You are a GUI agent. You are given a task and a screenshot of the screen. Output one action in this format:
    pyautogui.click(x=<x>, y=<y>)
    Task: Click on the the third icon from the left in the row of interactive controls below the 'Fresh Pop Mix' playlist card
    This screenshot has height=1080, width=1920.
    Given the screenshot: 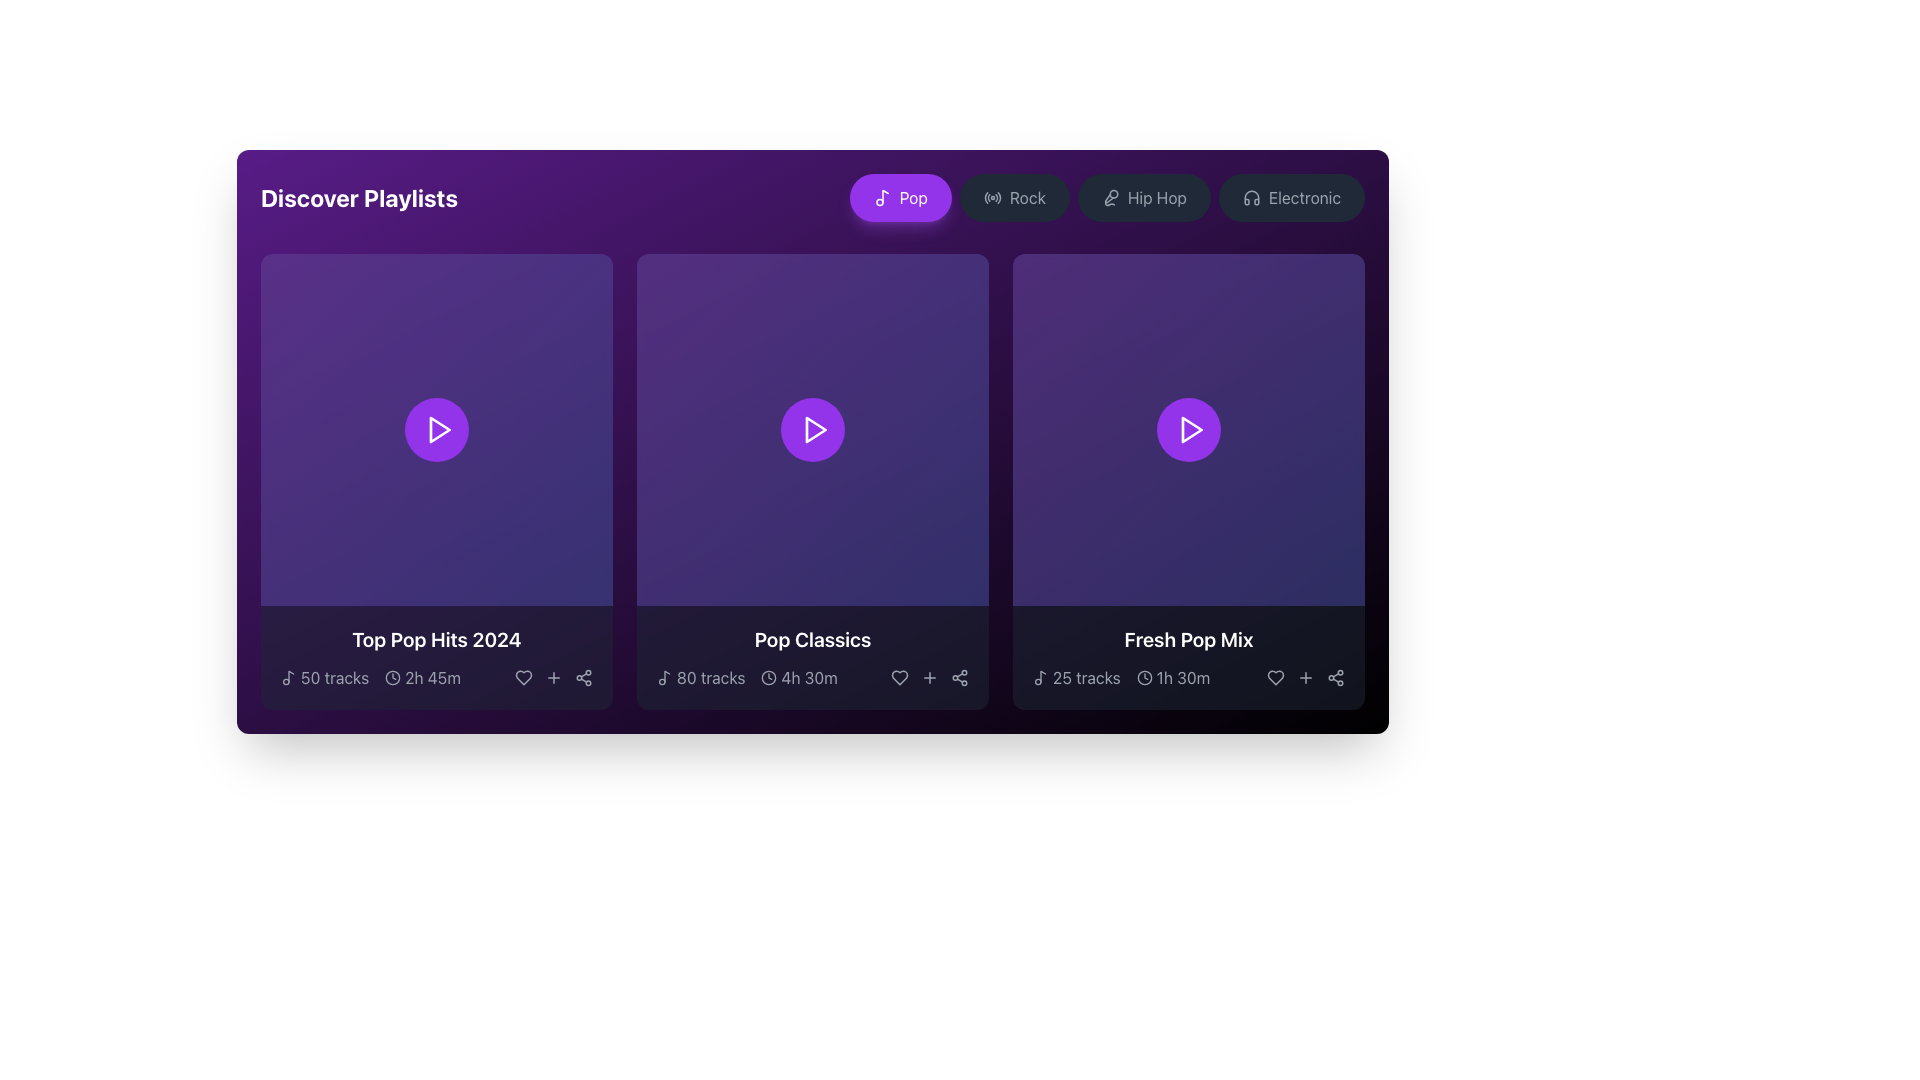 What is the action you would take?
    pyautogui.click(x=1305, y=677)
    